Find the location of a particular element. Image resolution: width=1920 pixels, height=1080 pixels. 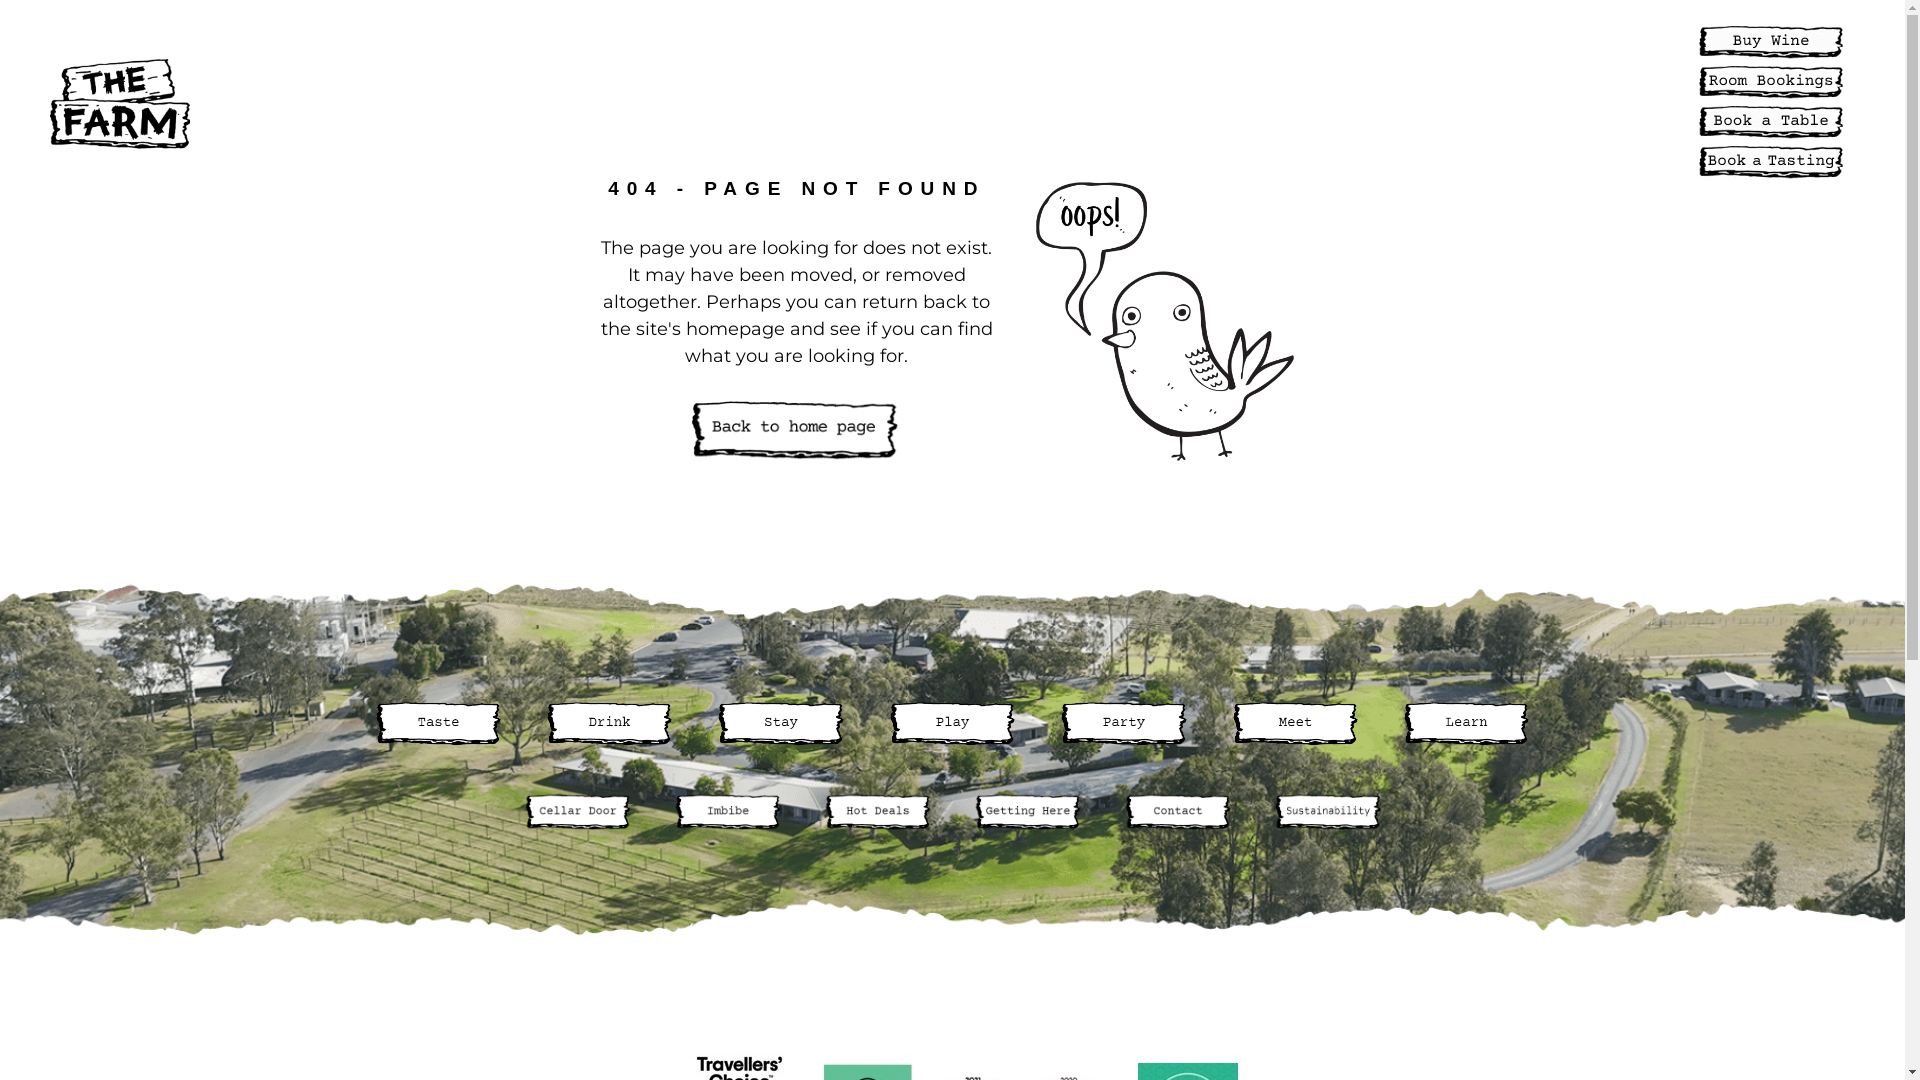

'Hot Deals-7' is located at coordinates (821, 812).